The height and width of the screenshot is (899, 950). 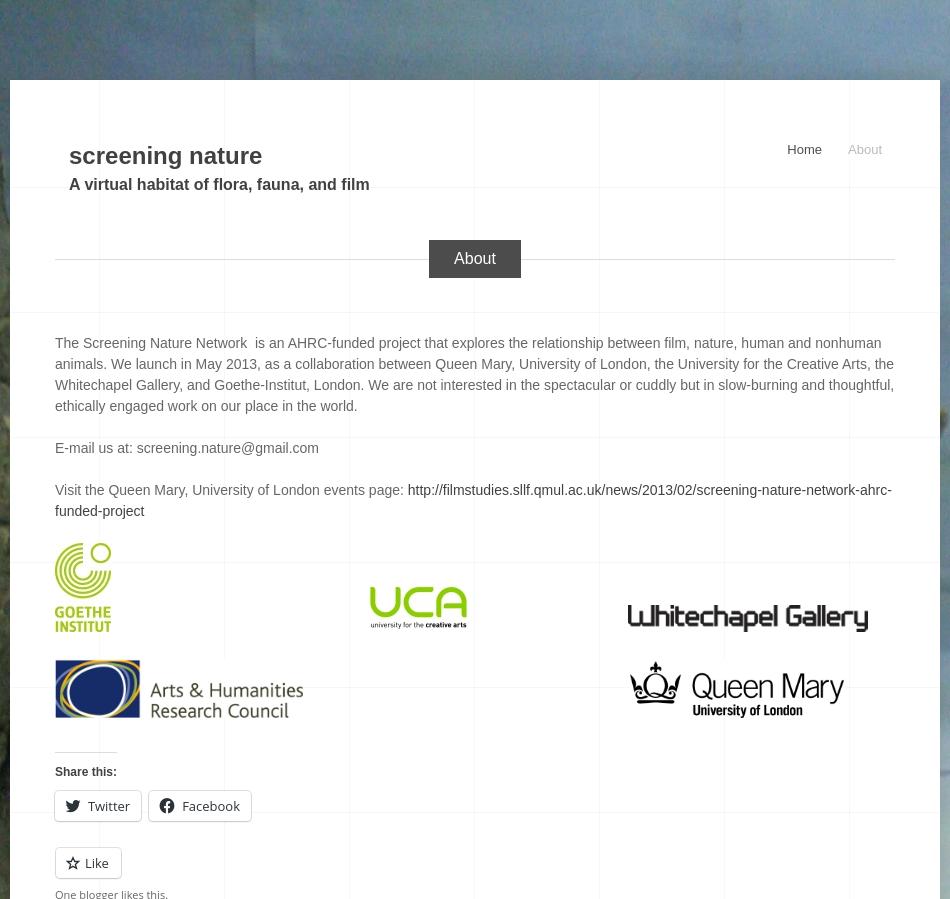 I want to click on 'Facebook', so click(x=210, y=806).